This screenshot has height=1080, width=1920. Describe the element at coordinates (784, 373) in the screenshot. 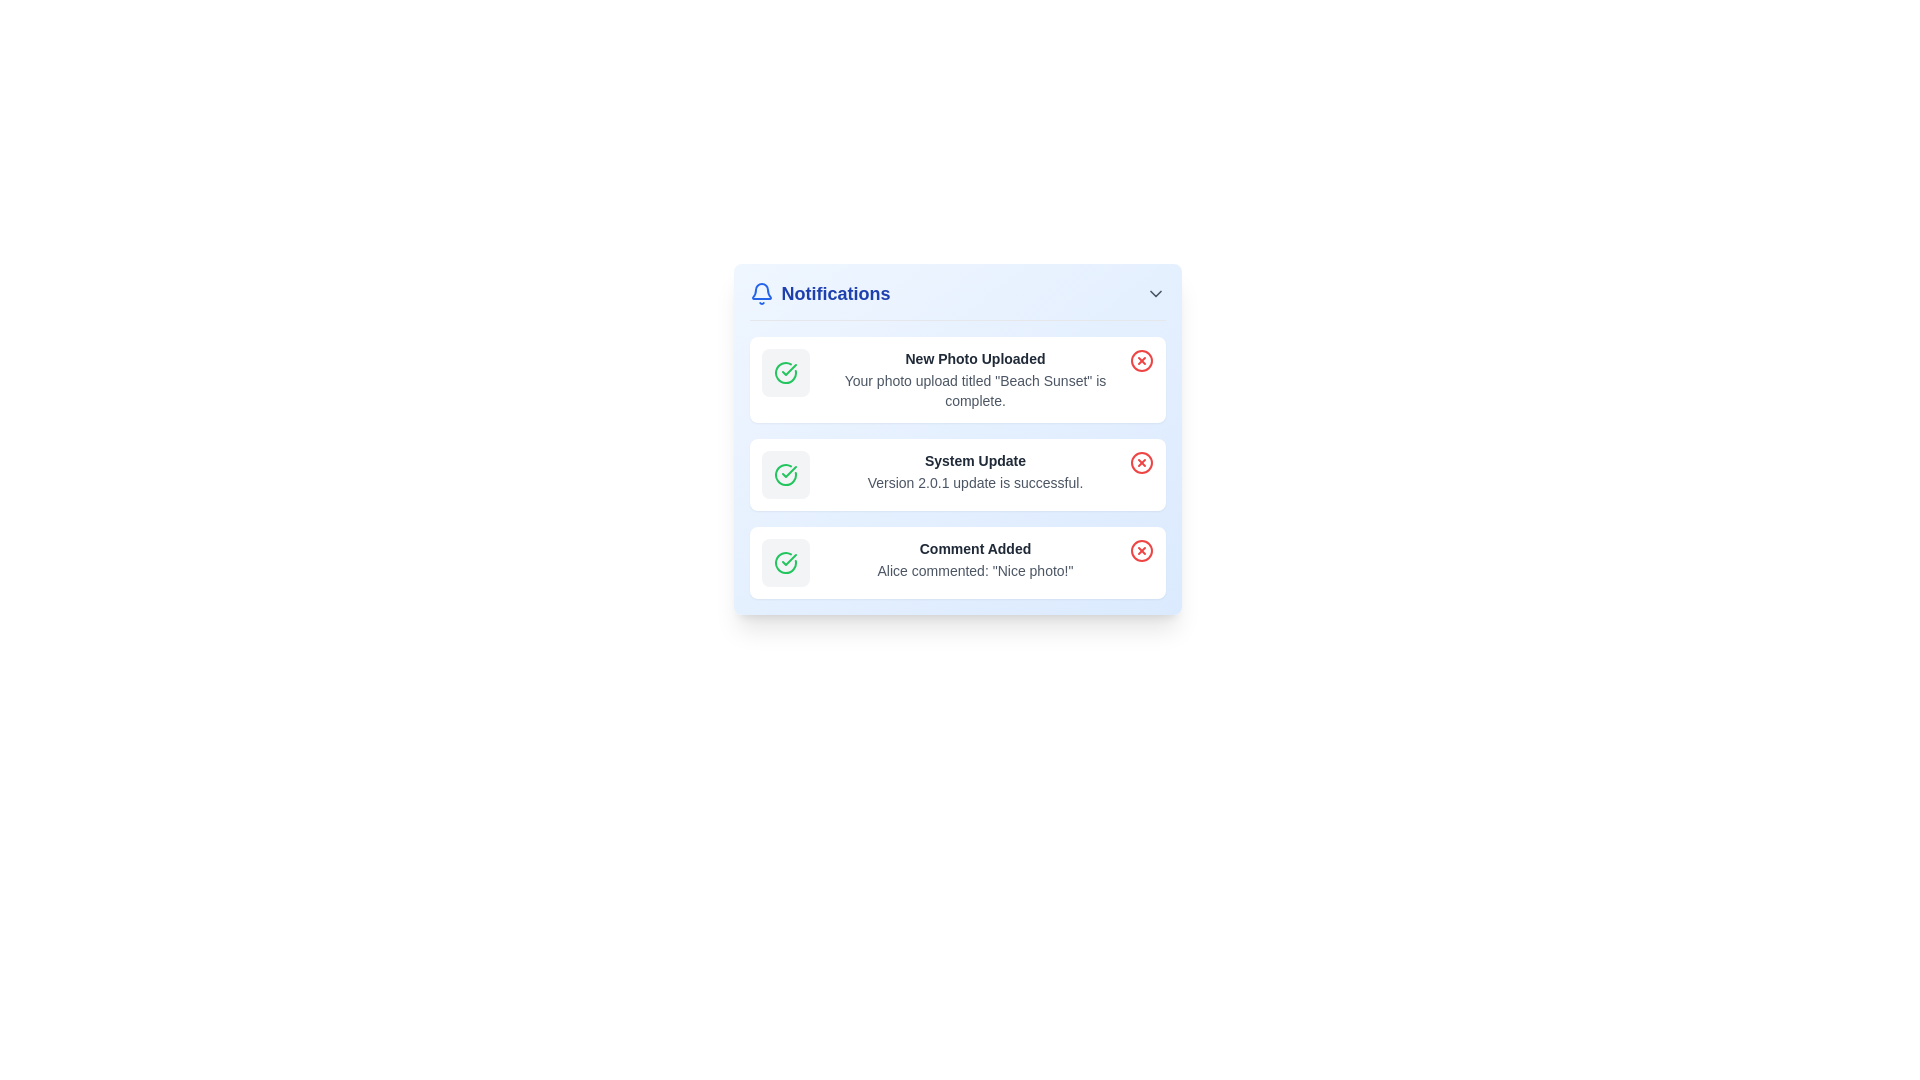

I see `the status icon located in the top notification item of the Notifications section, positioned to the left of the text 'New Photo Uploaded'` at that location.